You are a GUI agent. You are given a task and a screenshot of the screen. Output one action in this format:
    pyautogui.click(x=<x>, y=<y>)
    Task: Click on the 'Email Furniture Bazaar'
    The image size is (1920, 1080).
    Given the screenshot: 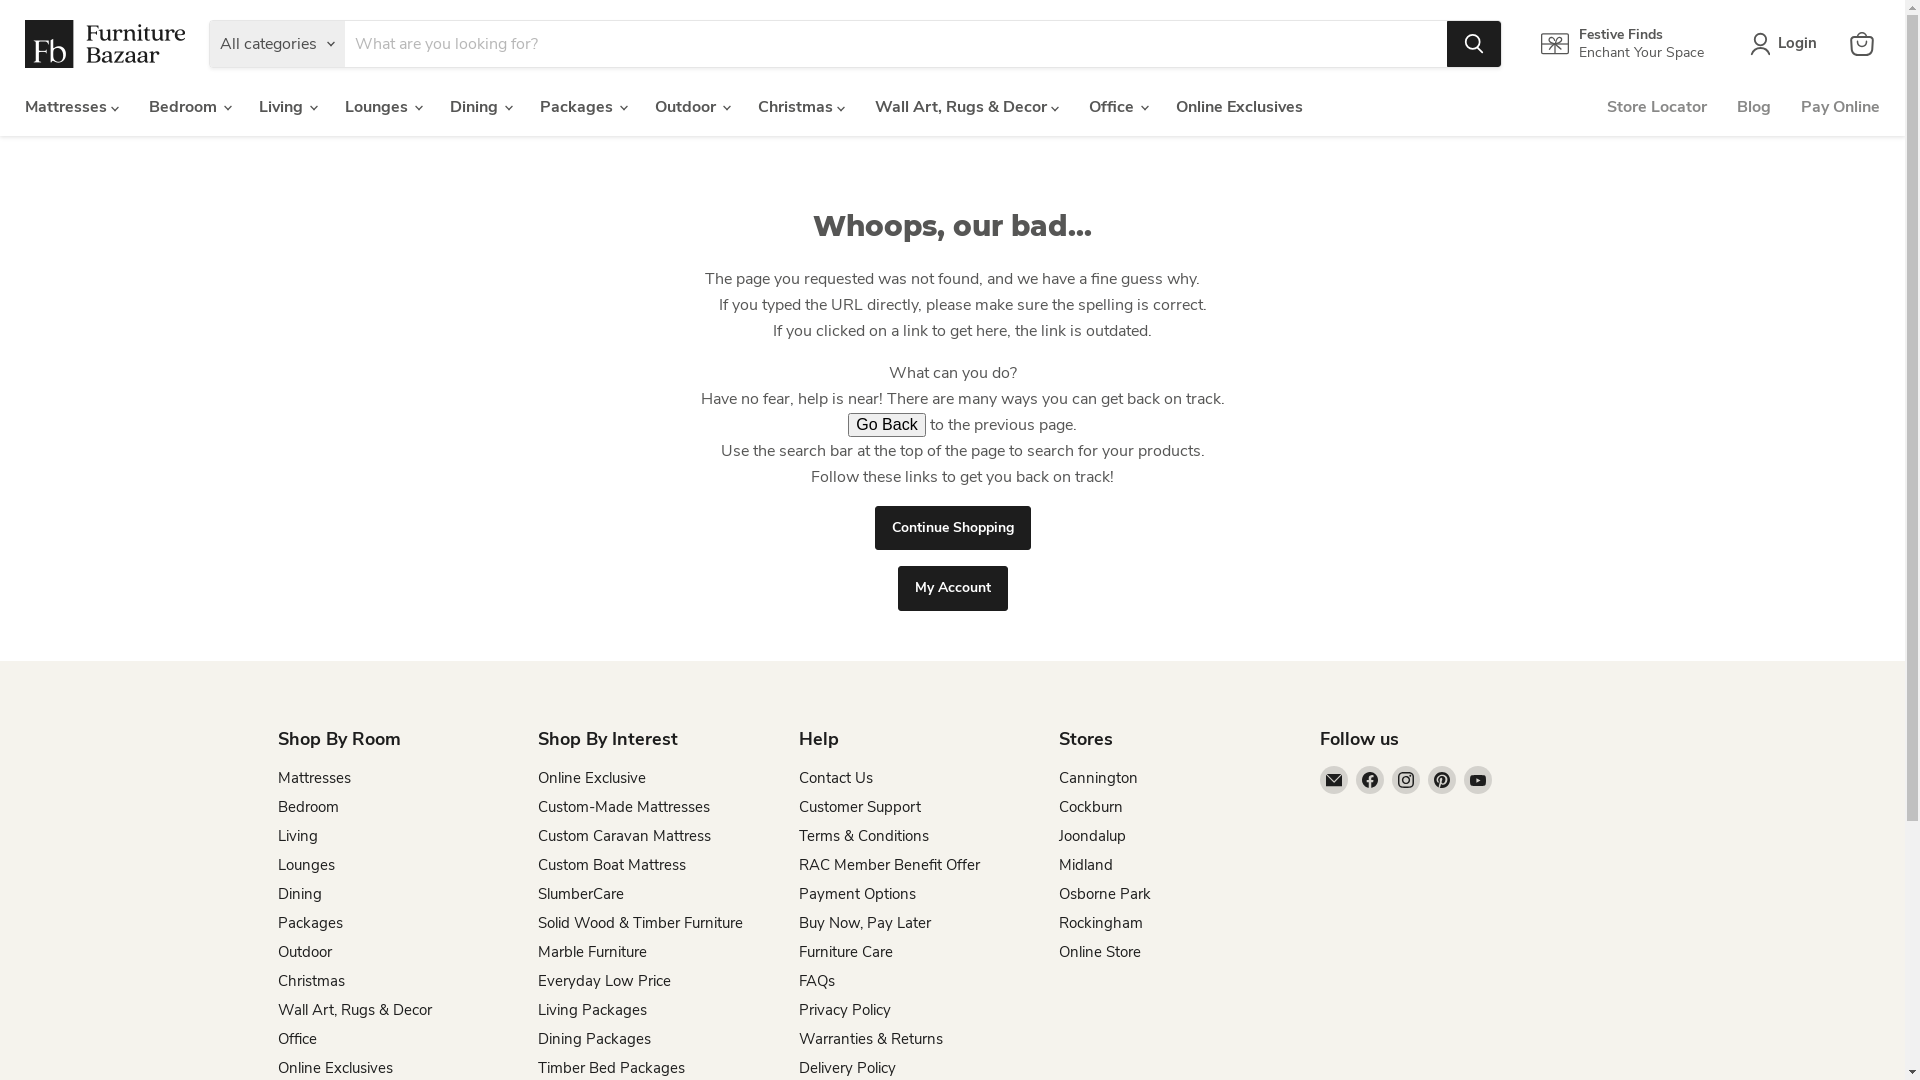 What is the action you would take?
    pyautogui.click(x=1334, y=778)
    